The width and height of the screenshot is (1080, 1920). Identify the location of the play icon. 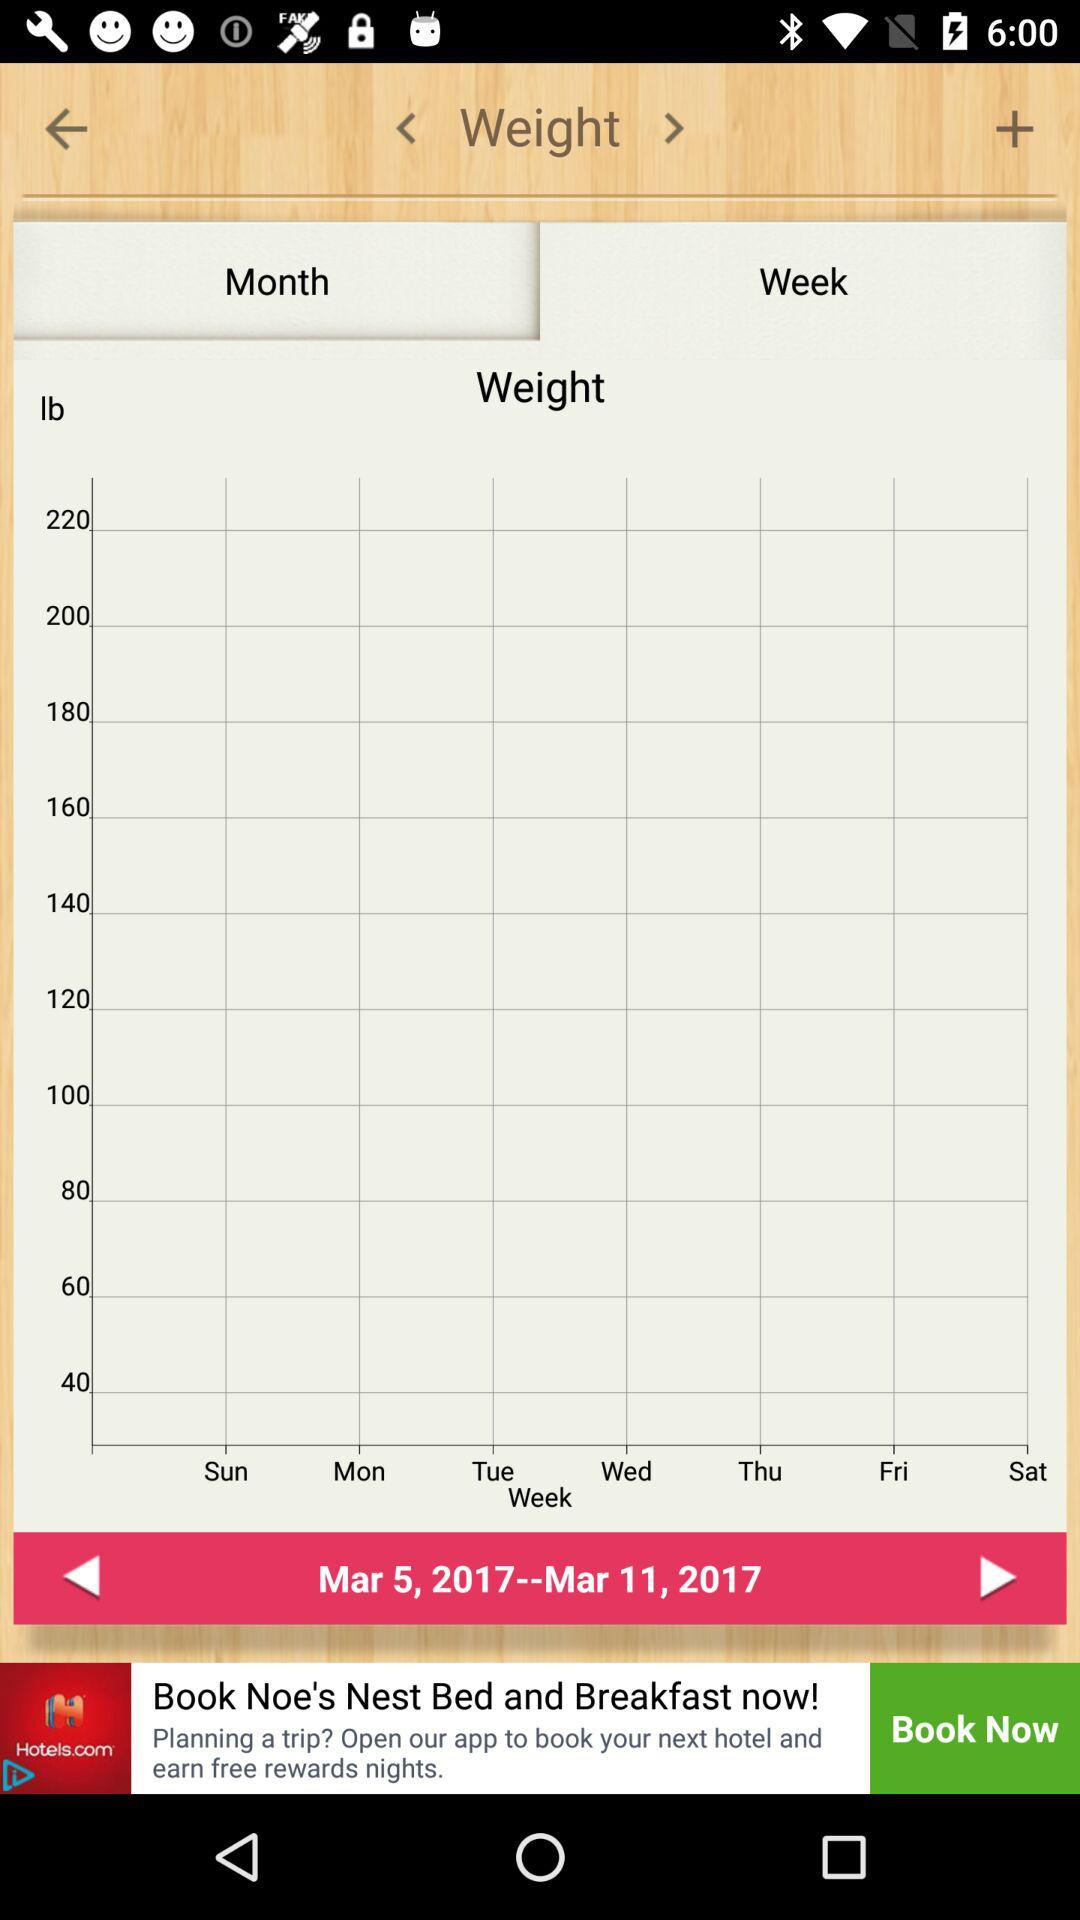
(999, 1577).